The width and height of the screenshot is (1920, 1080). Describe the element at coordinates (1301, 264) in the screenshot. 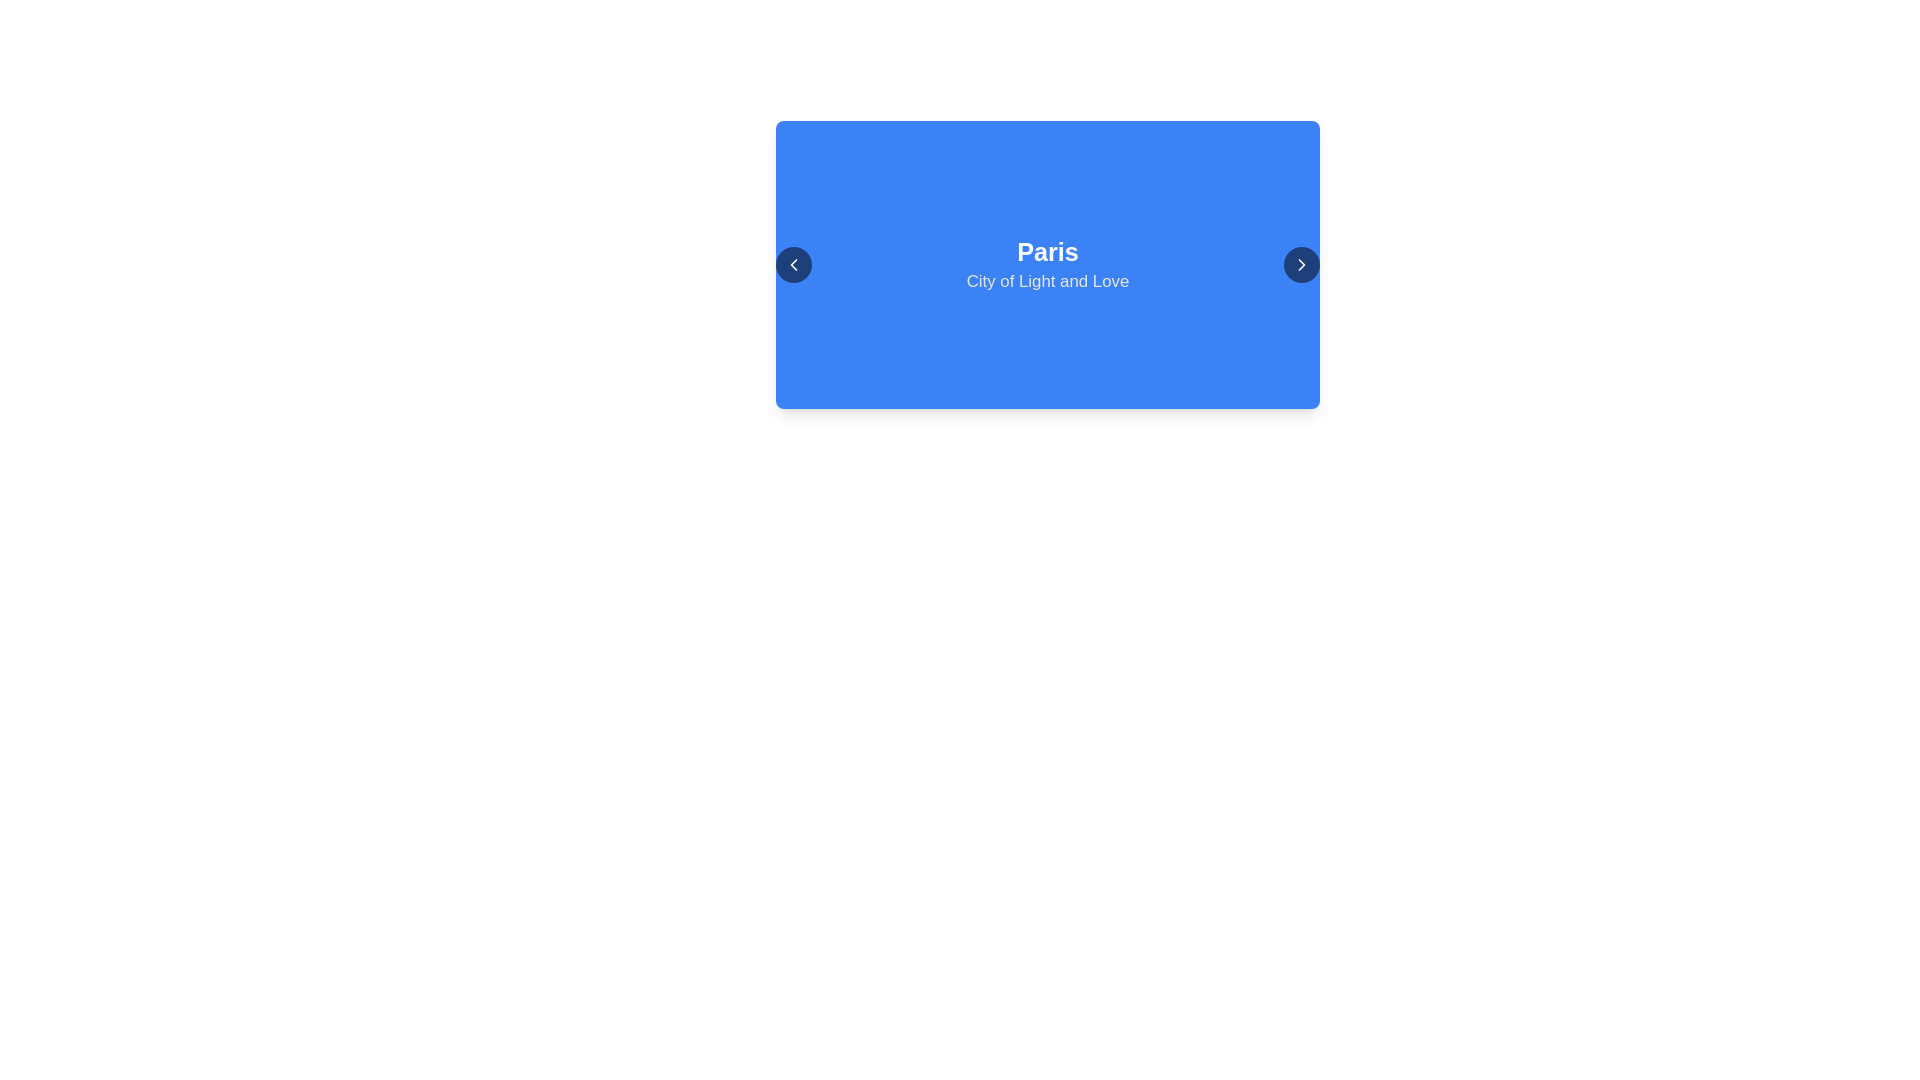

I see `the navigation arrow button located at the right boundary of the 'Paris' card to potentially display a tooltip` at that location.